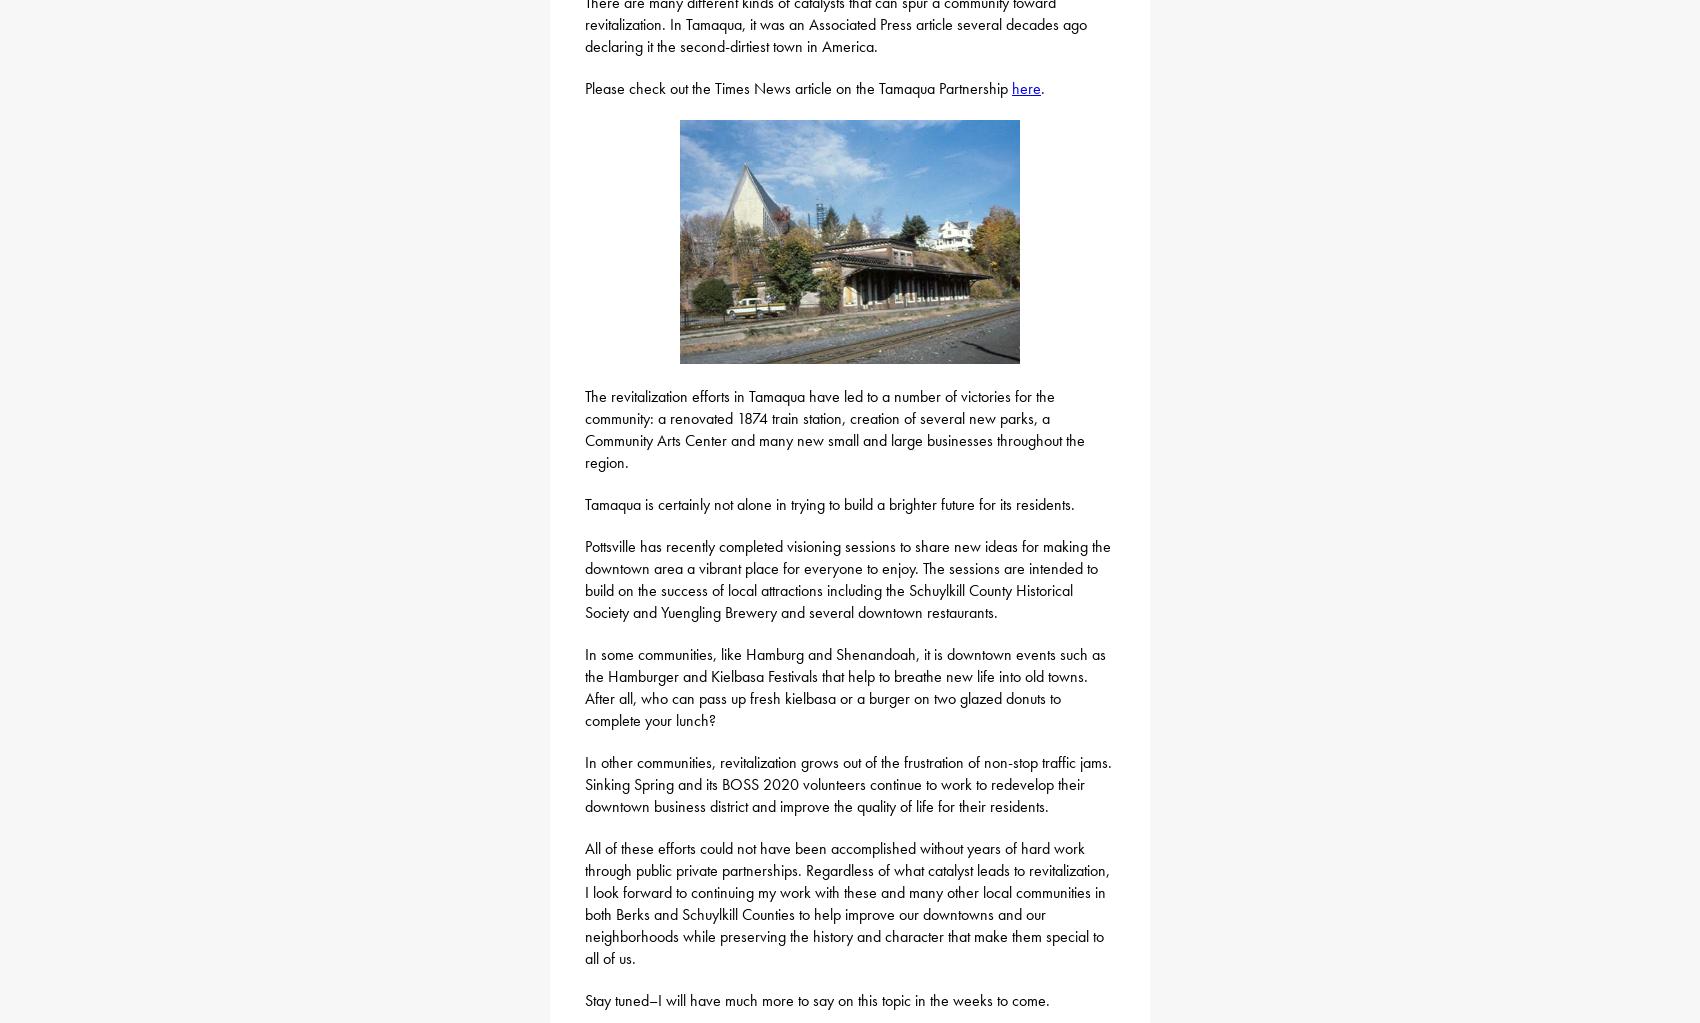 This screenshot has height=1023, width=1700. I want to click on 'Stay tuned–I will have much more to say on this topic in the weeks to come.', so click(816, 999).